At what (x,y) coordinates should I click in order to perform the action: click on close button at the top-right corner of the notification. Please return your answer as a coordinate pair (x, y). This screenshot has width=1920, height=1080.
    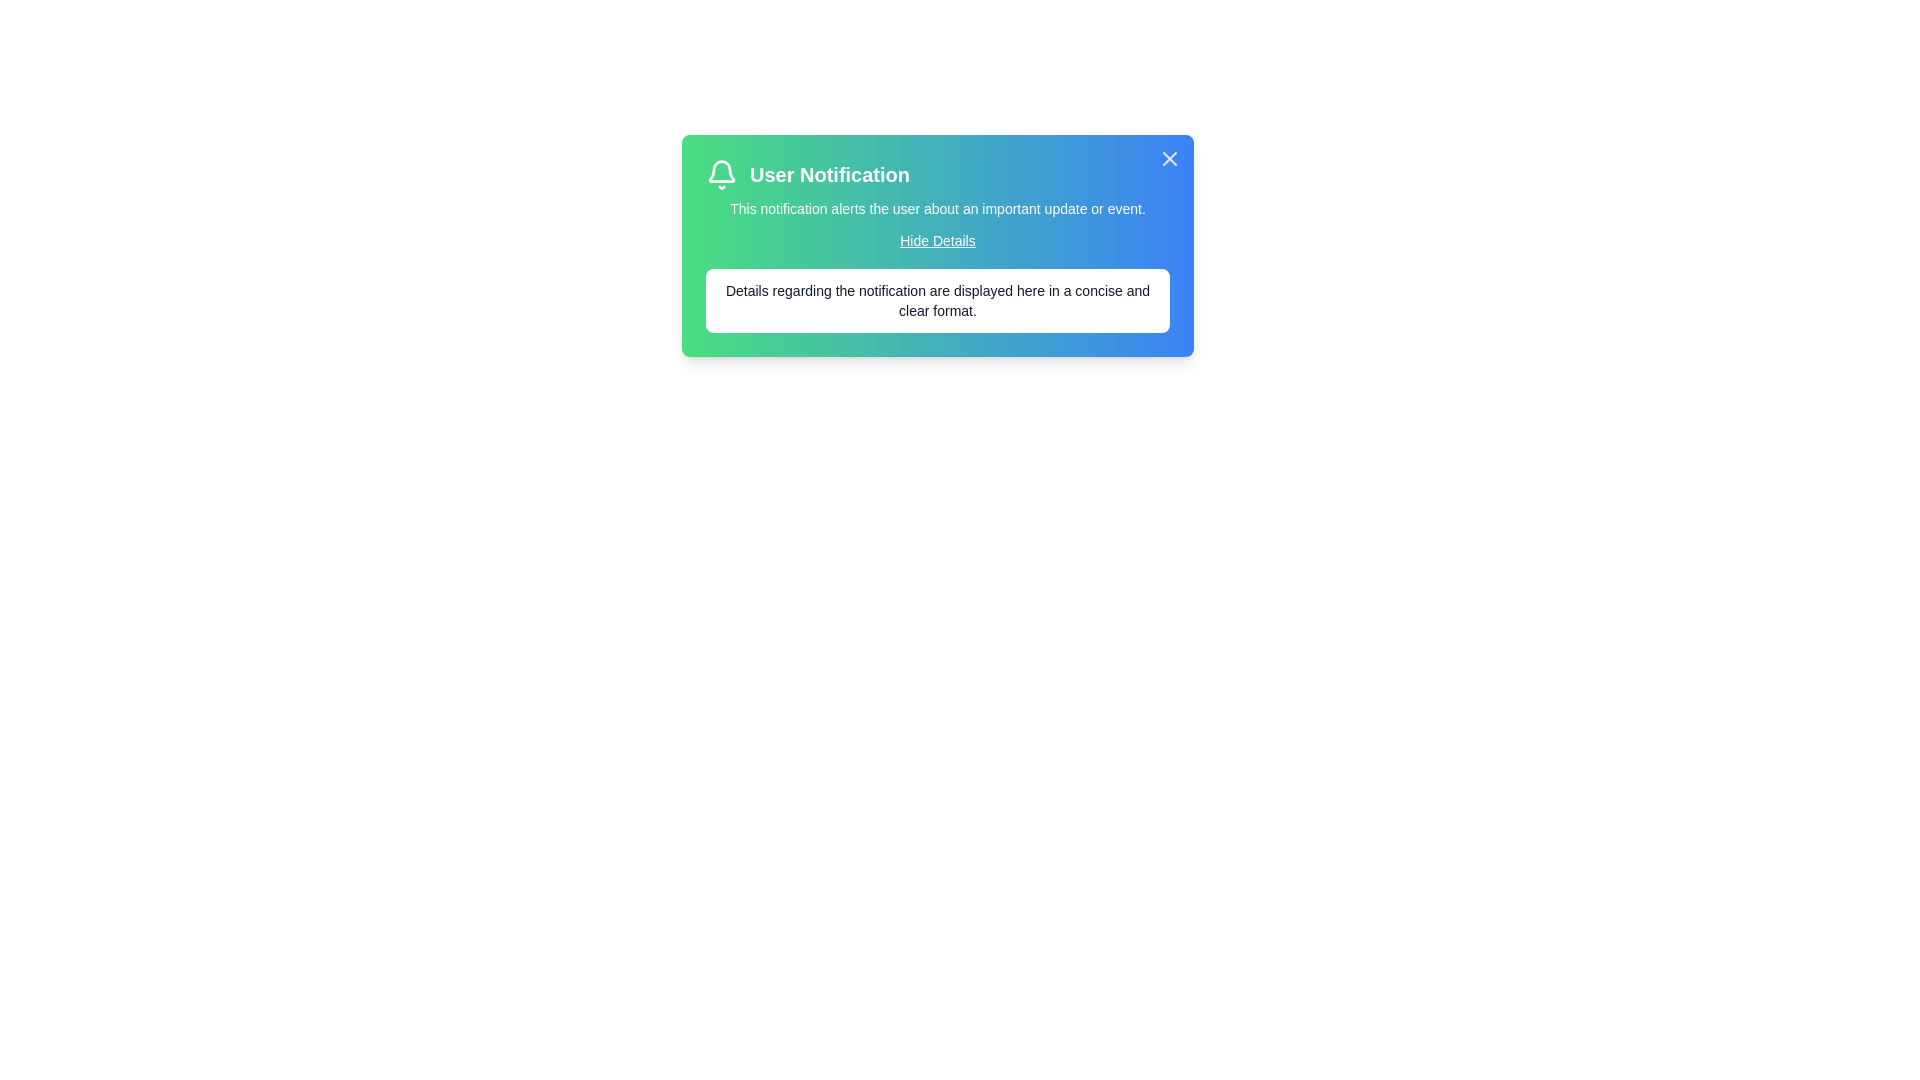
    Looking at the image, I should click on (1170, 157).